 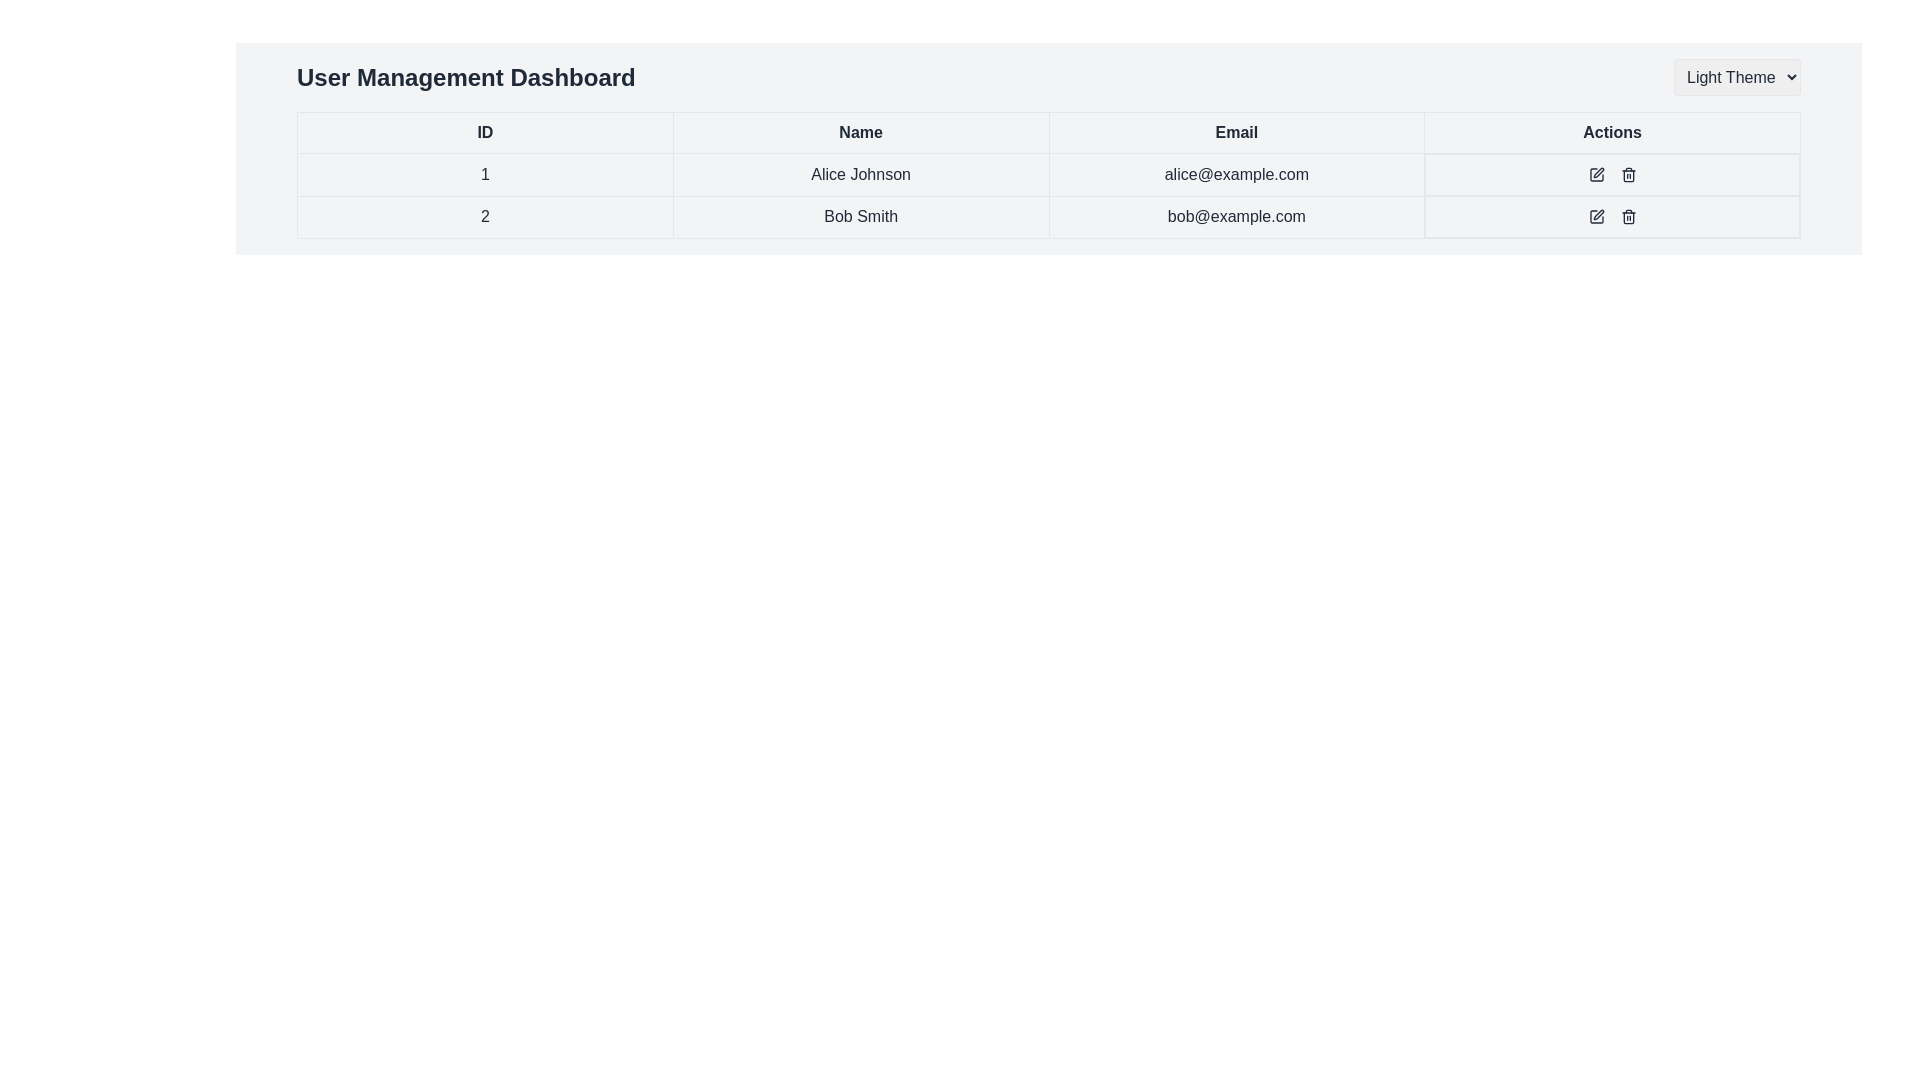 What do you see at coordinates (1595, 173) in the screenshot?
I see `the editing button in the 'Actions' column for the row containing 'Alice Johnson' to initiate editing` at bounding box center [1595, 173].